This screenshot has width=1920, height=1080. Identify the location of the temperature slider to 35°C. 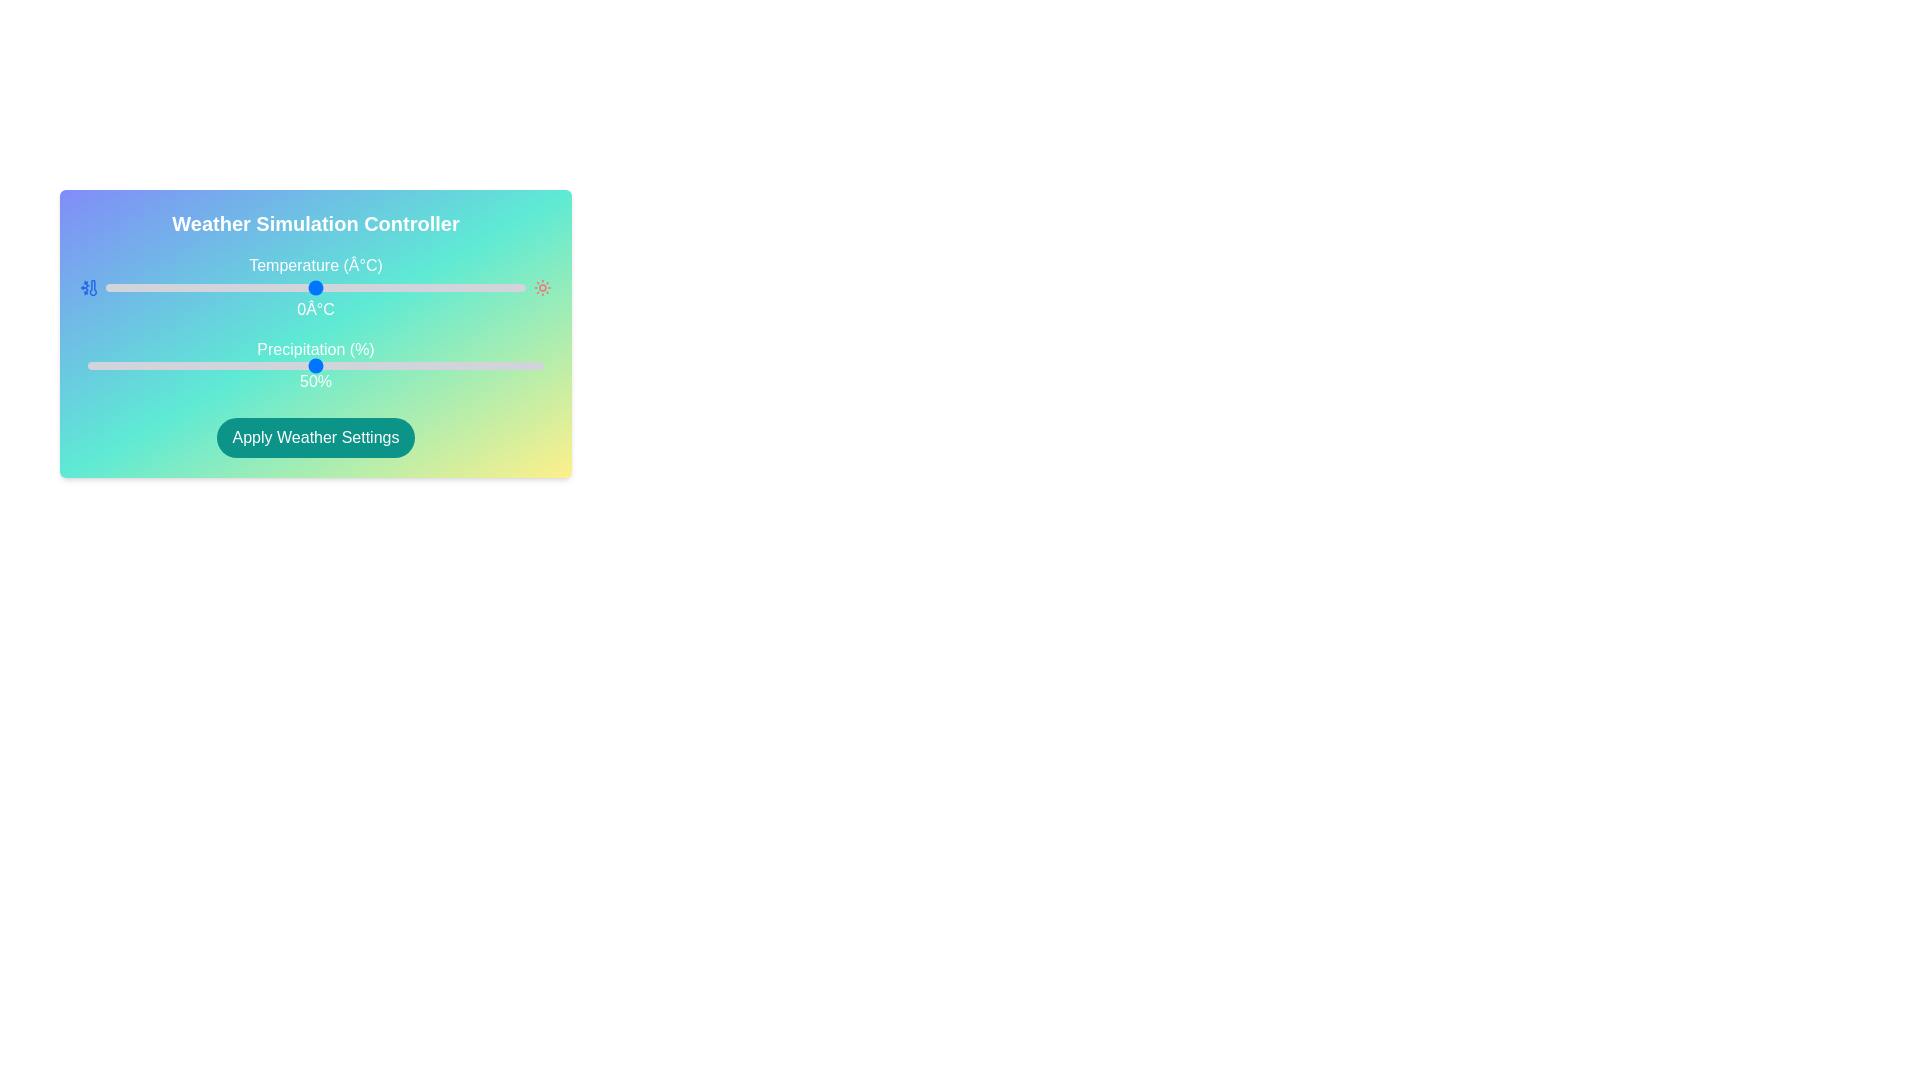
(462, 288).